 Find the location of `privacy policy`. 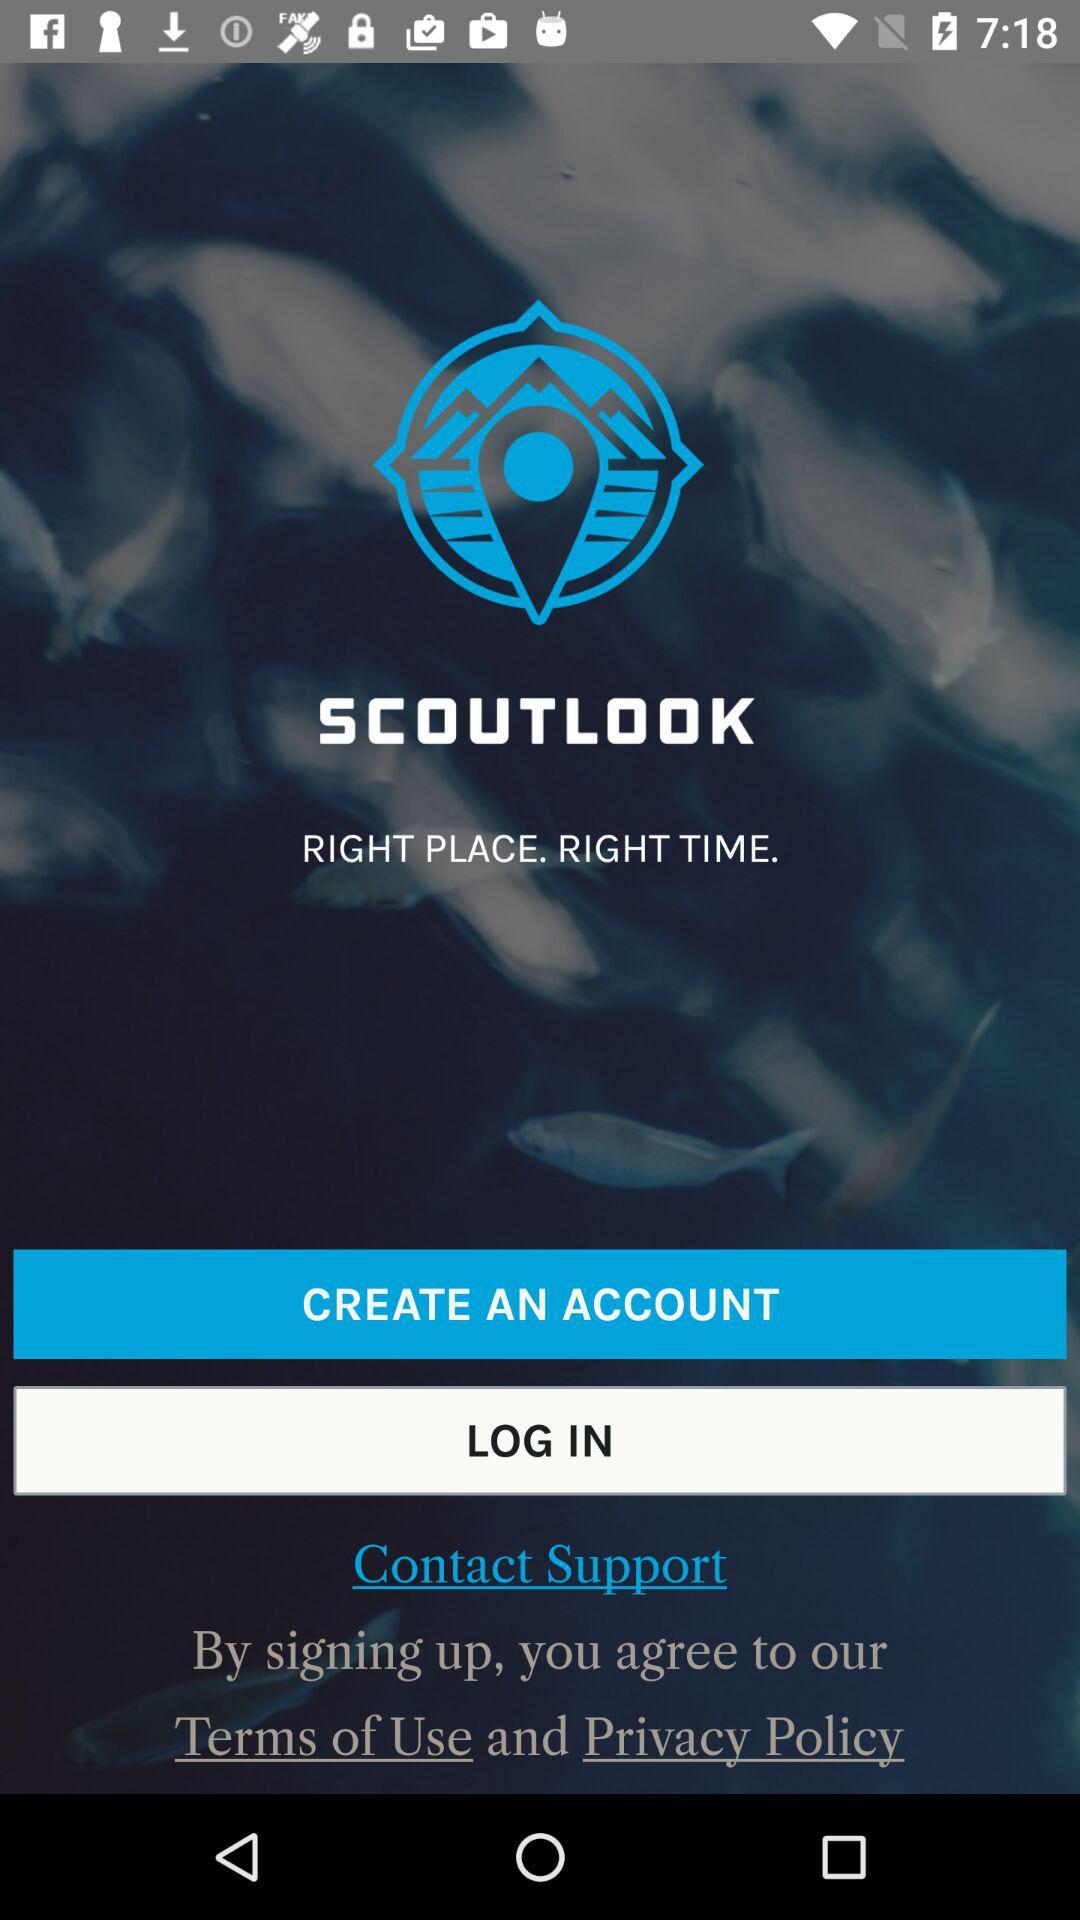

privacy policy is located at coordinates (743, 1736).